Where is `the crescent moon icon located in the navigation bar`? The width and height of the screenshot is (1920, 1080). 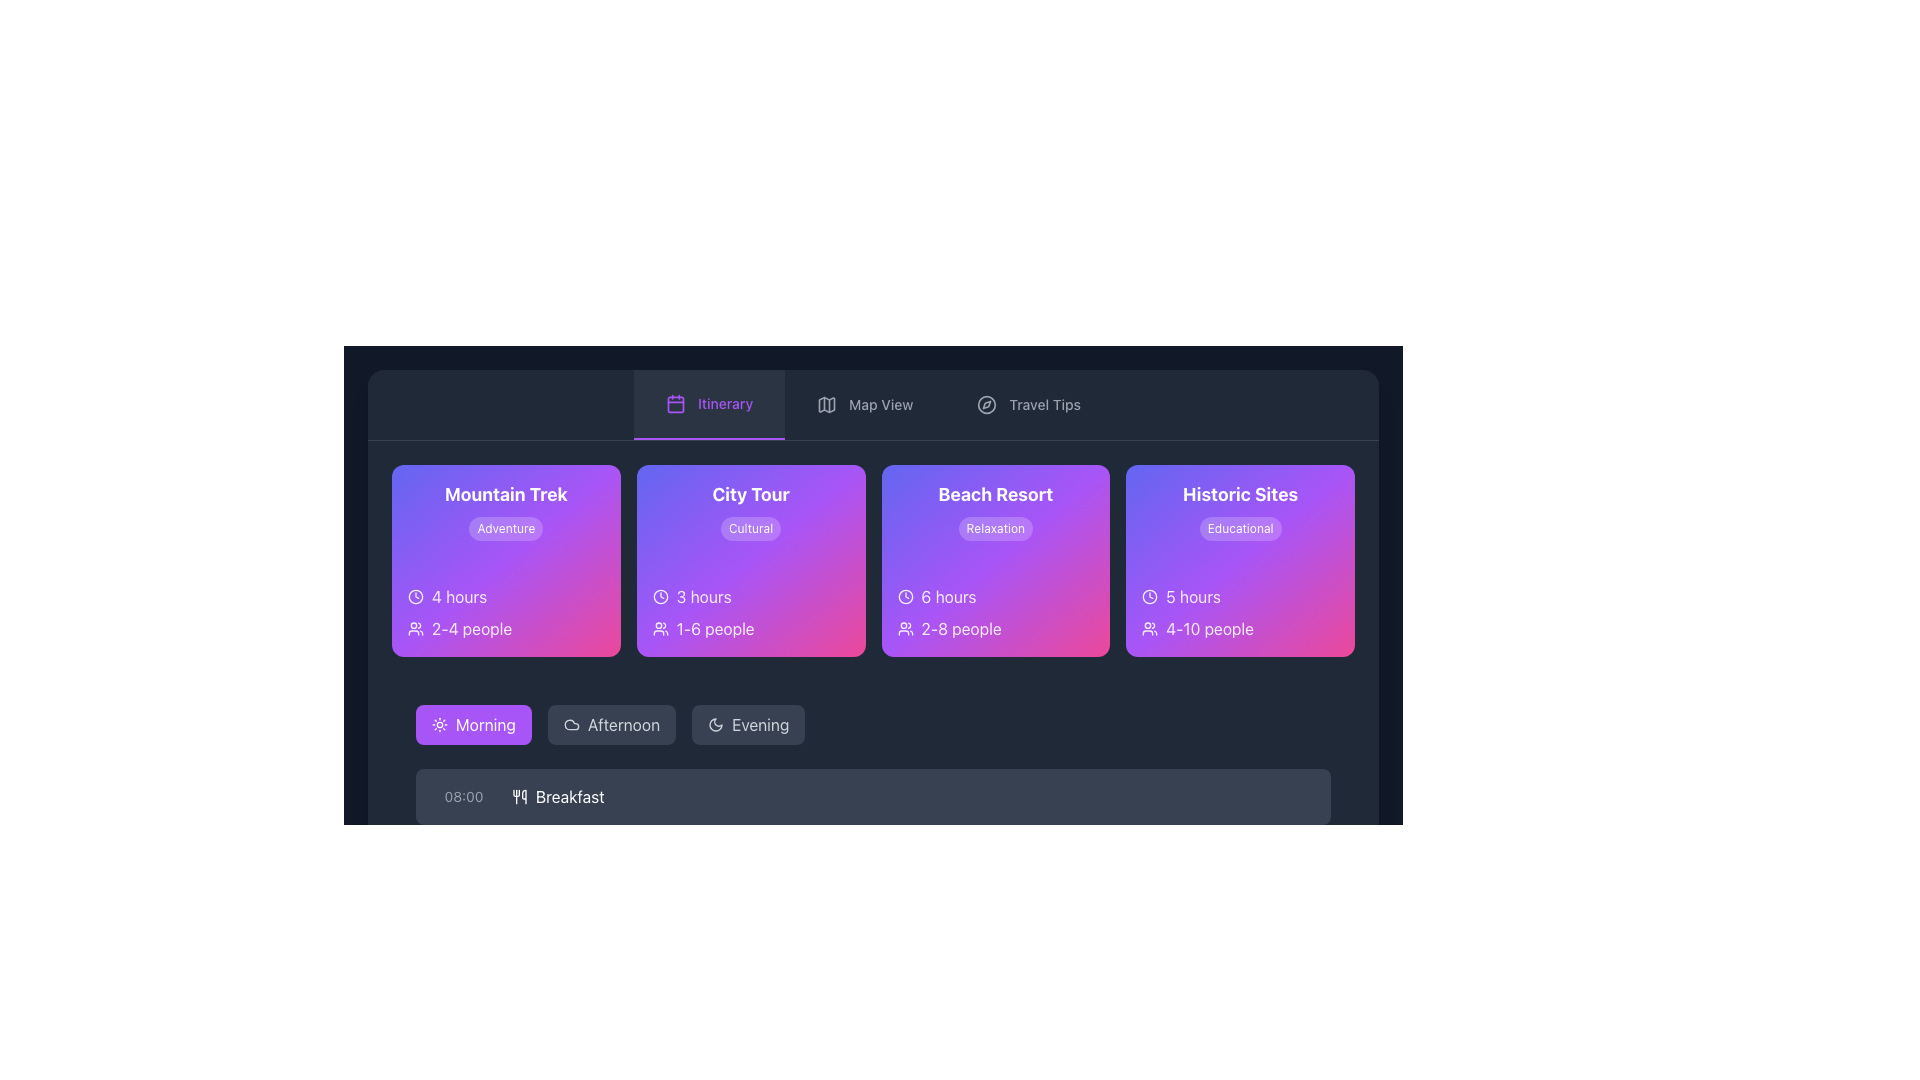
the crescent moon icon located in the navigation bar is located at coordinates (715, 725).